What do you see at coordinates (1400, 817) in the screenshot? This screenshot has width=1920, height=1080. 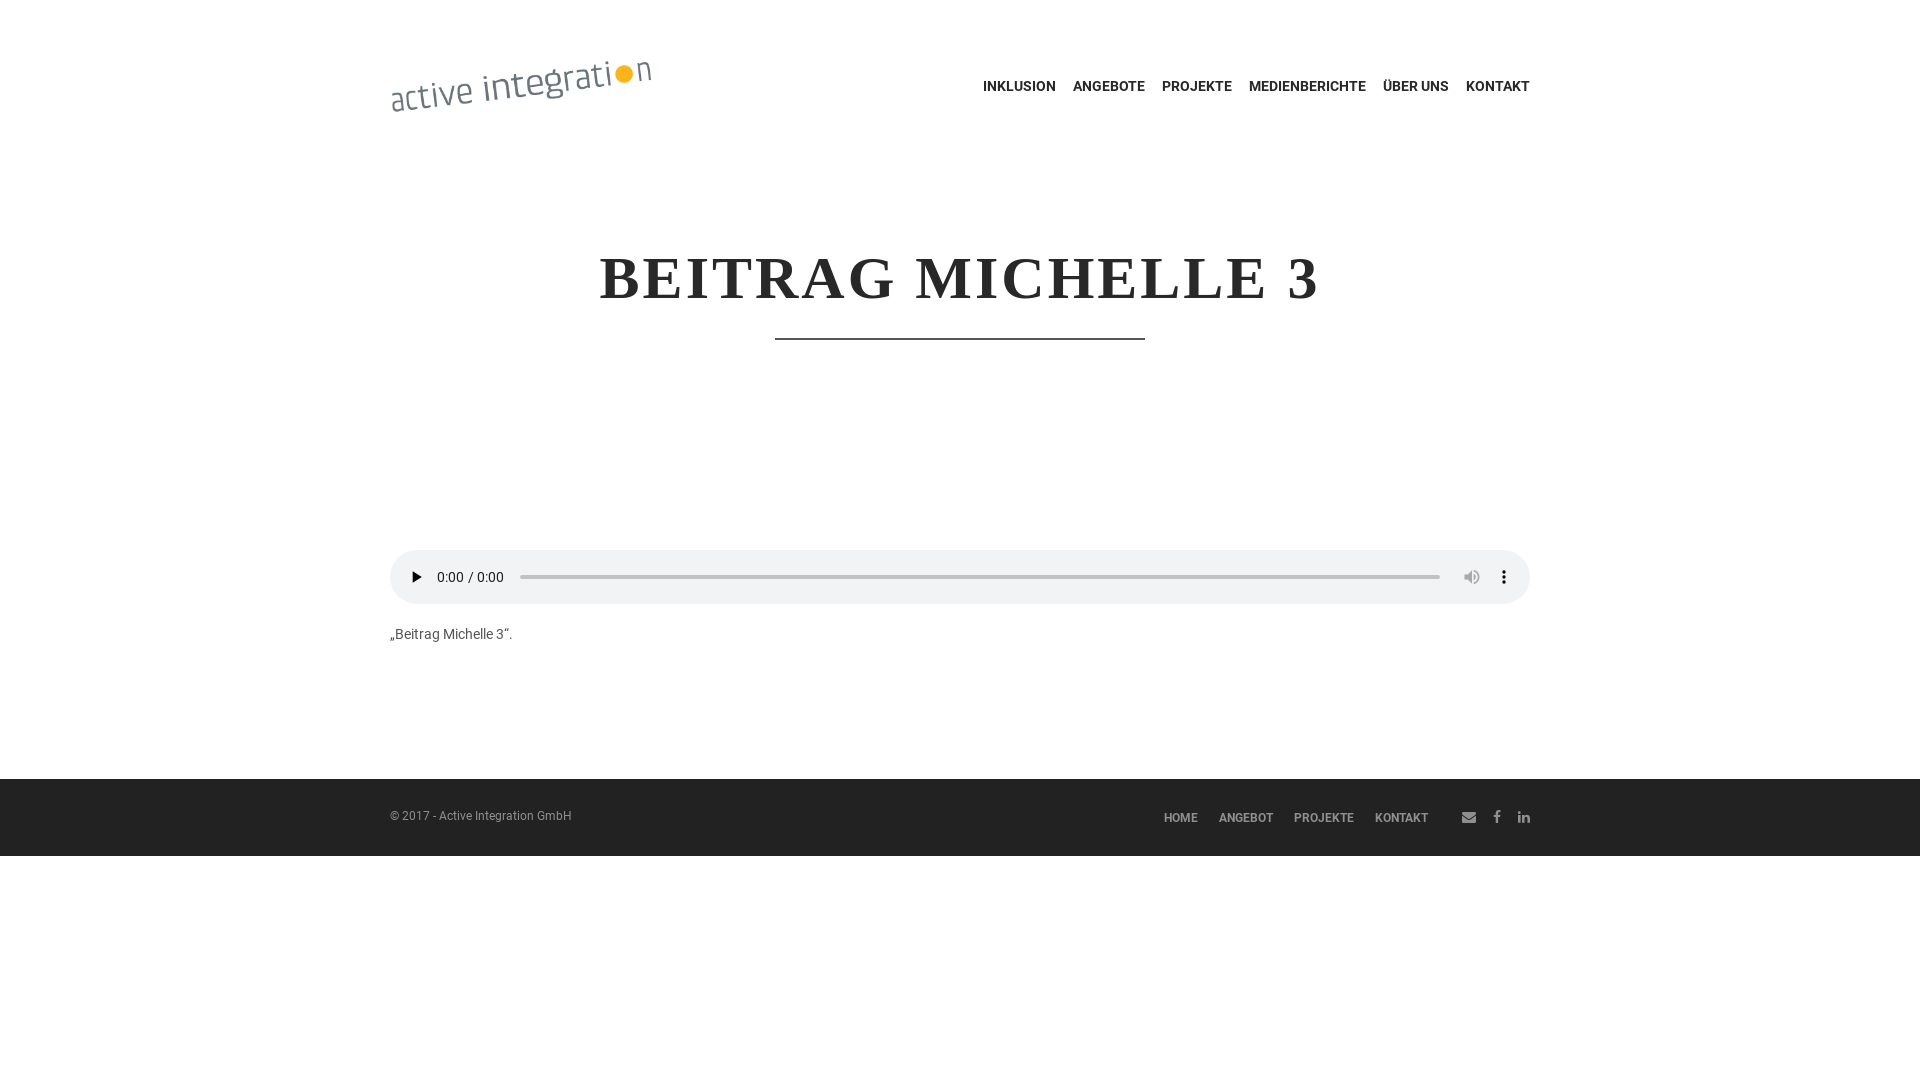 I see `'KONTAKT'` at bounding box center [1400, 817].